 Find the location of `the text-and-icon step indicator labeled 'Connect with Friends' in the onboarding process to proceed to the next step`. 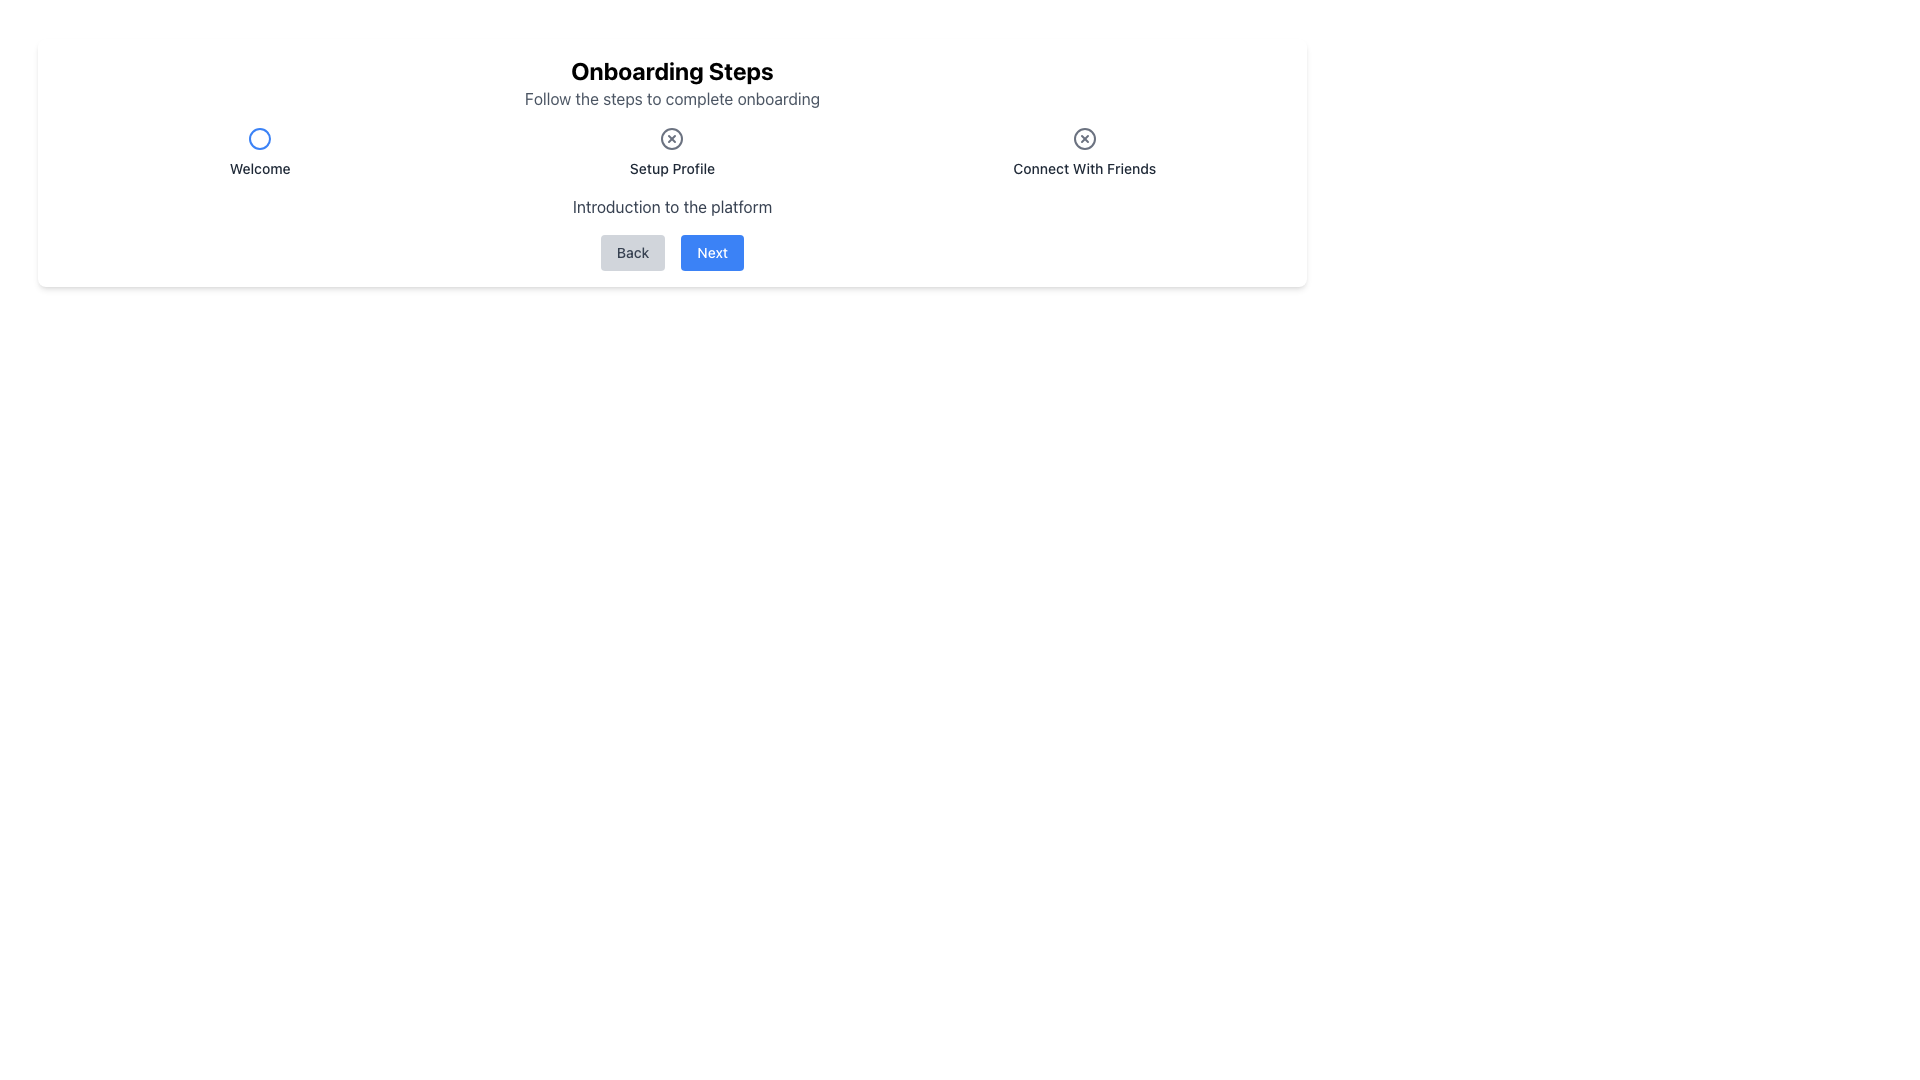

the text-and-icon step indicator labeled 'Connect with Friends' in the onboarding process to proceed to the next step is located at coordinates (1083, 152).